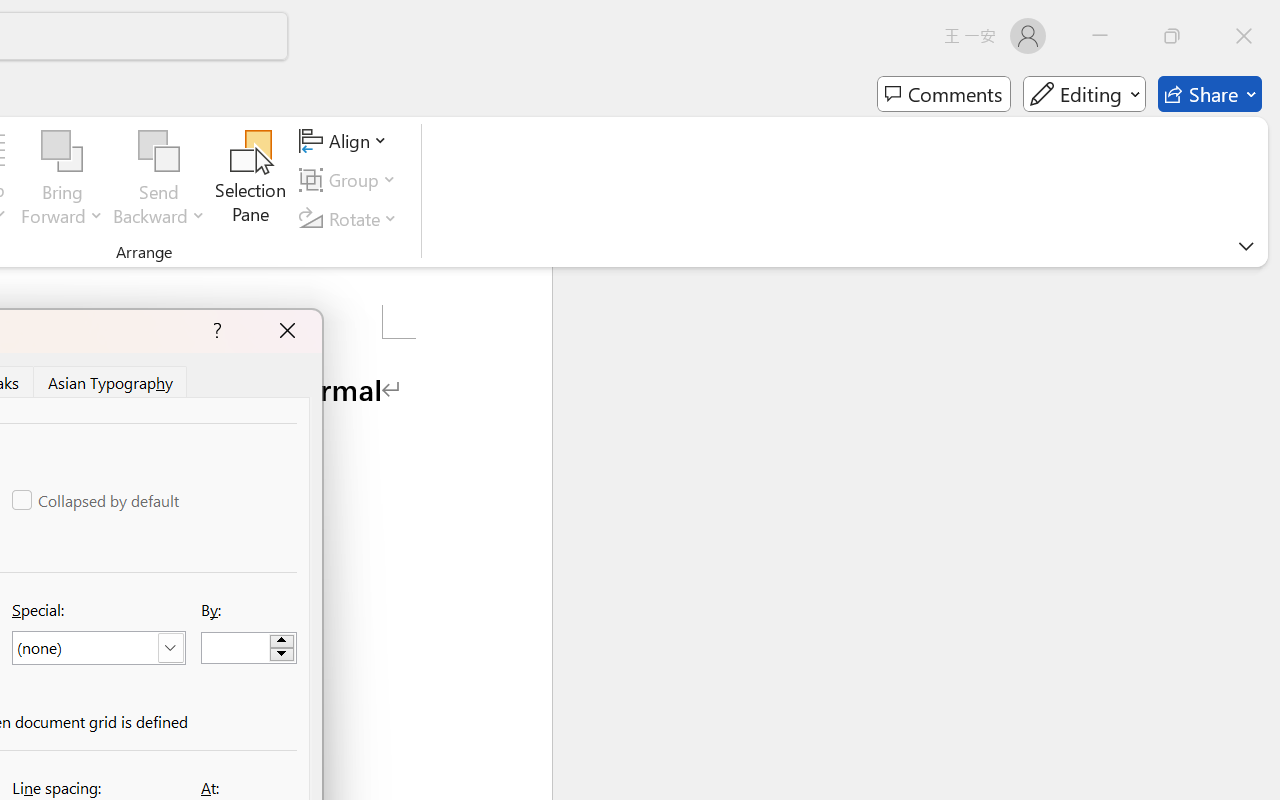  Describe the element at coordinates (158, 151) in the screenshot. I see `'Send Backward'` at that location.